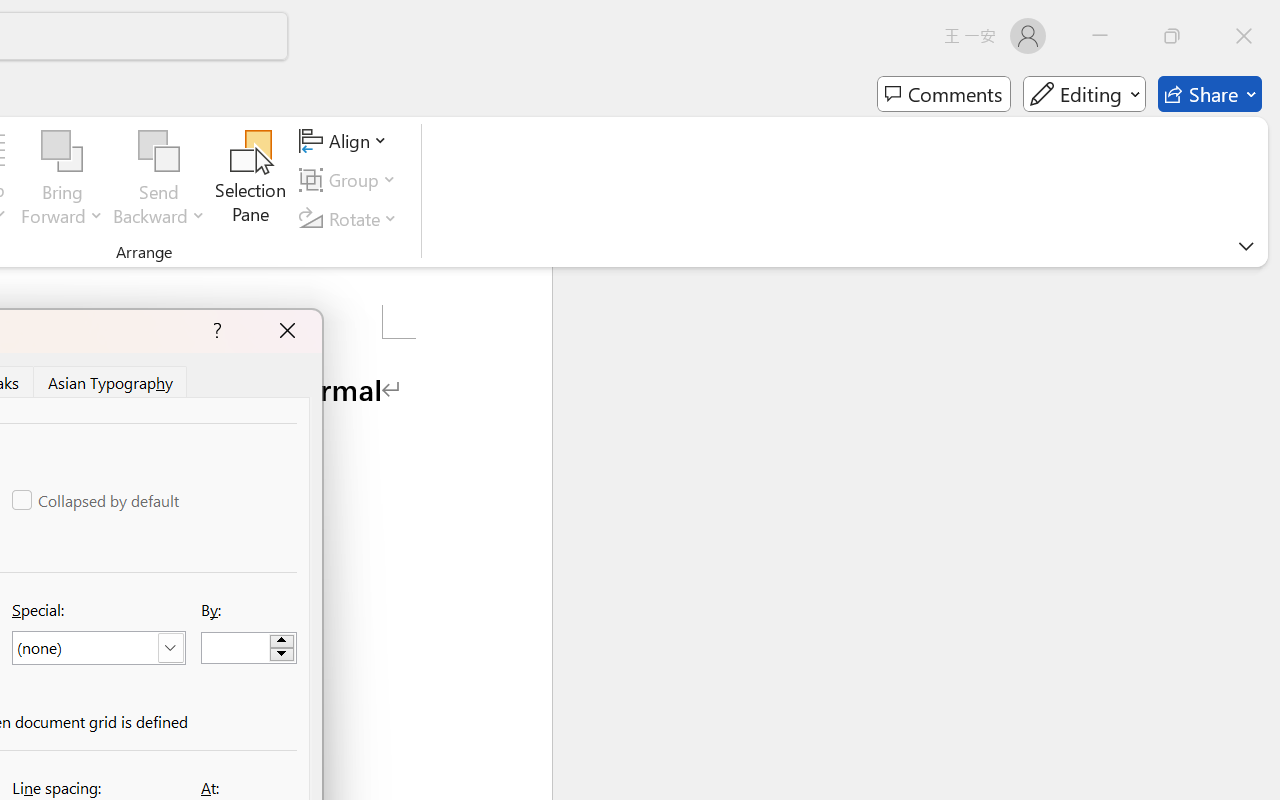  Describe the element at coordinates (158, 151) in the screenshot. I see `'Send Backward'` at that location.